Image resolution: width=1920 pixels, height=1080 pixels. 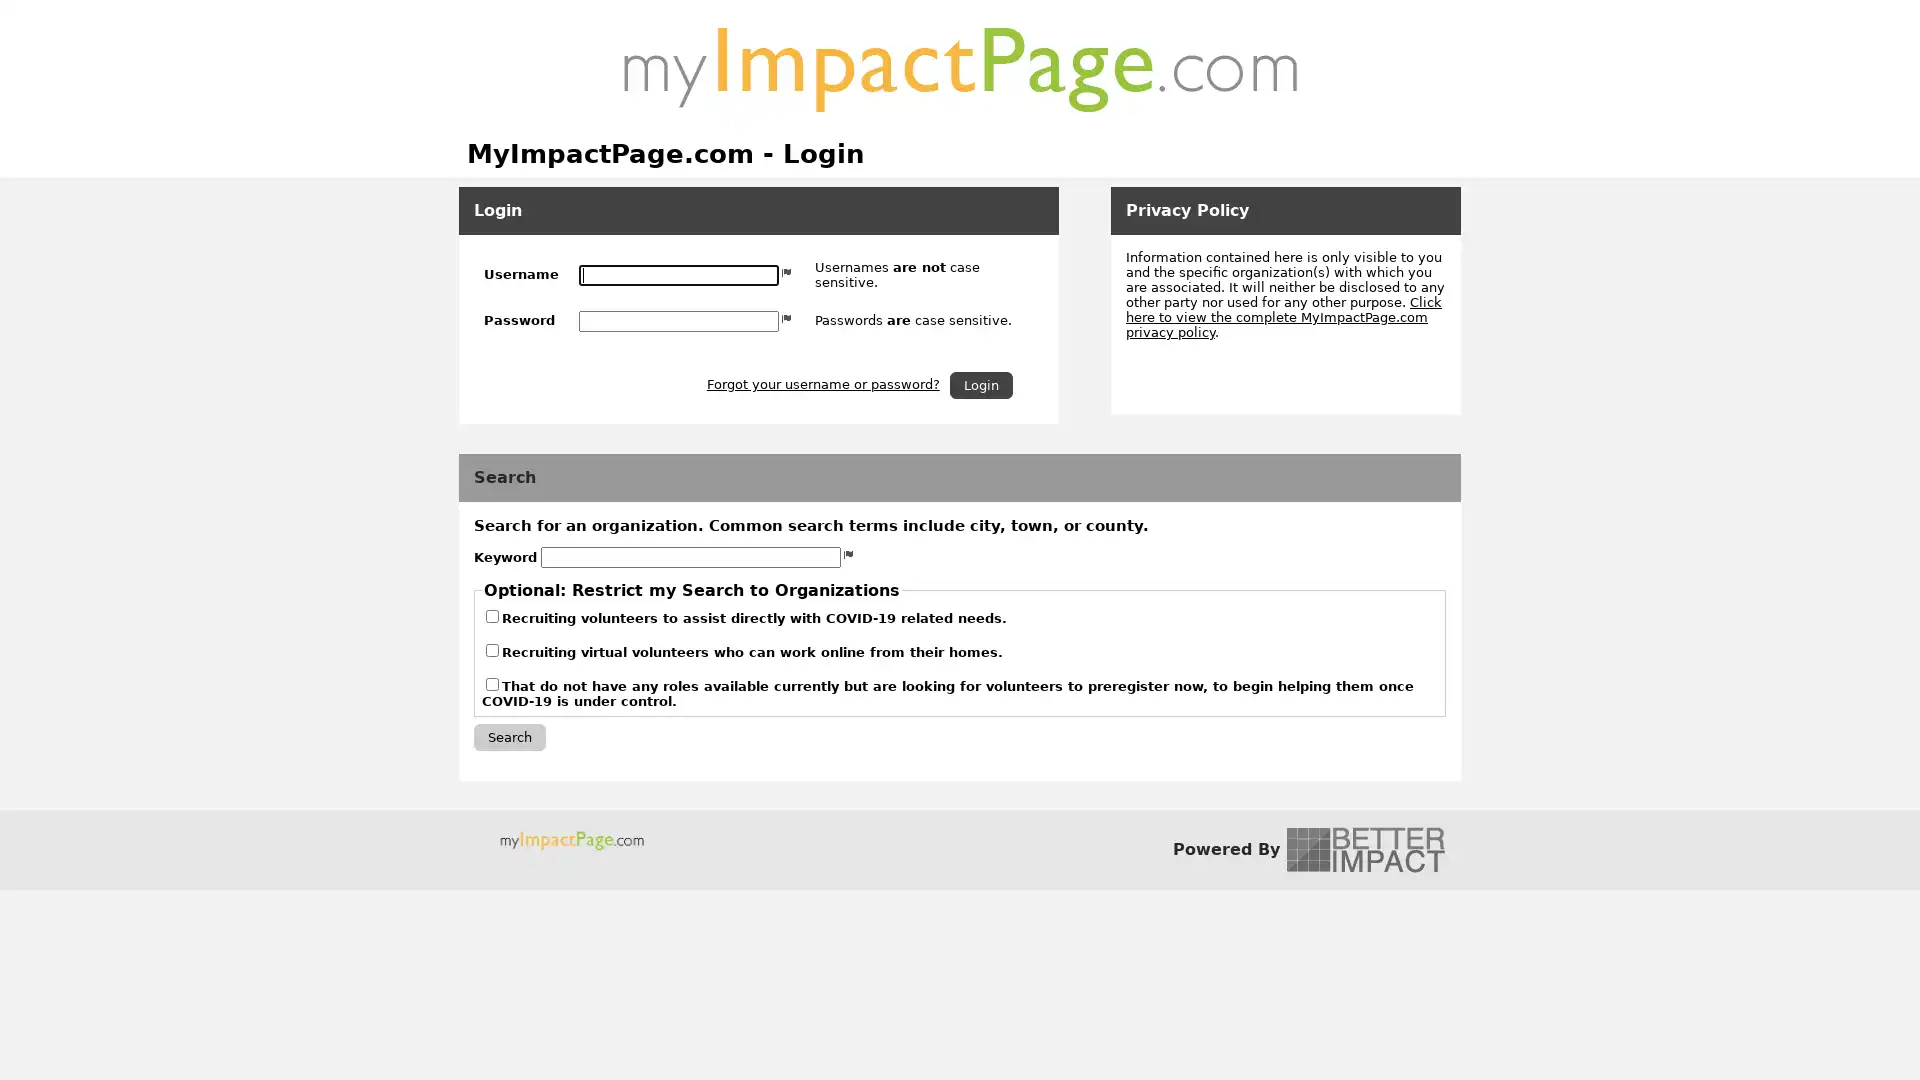 What do you see at coordinates (509, 736) in the screenshot?
I see `Search` at bounding box center [509, 736].